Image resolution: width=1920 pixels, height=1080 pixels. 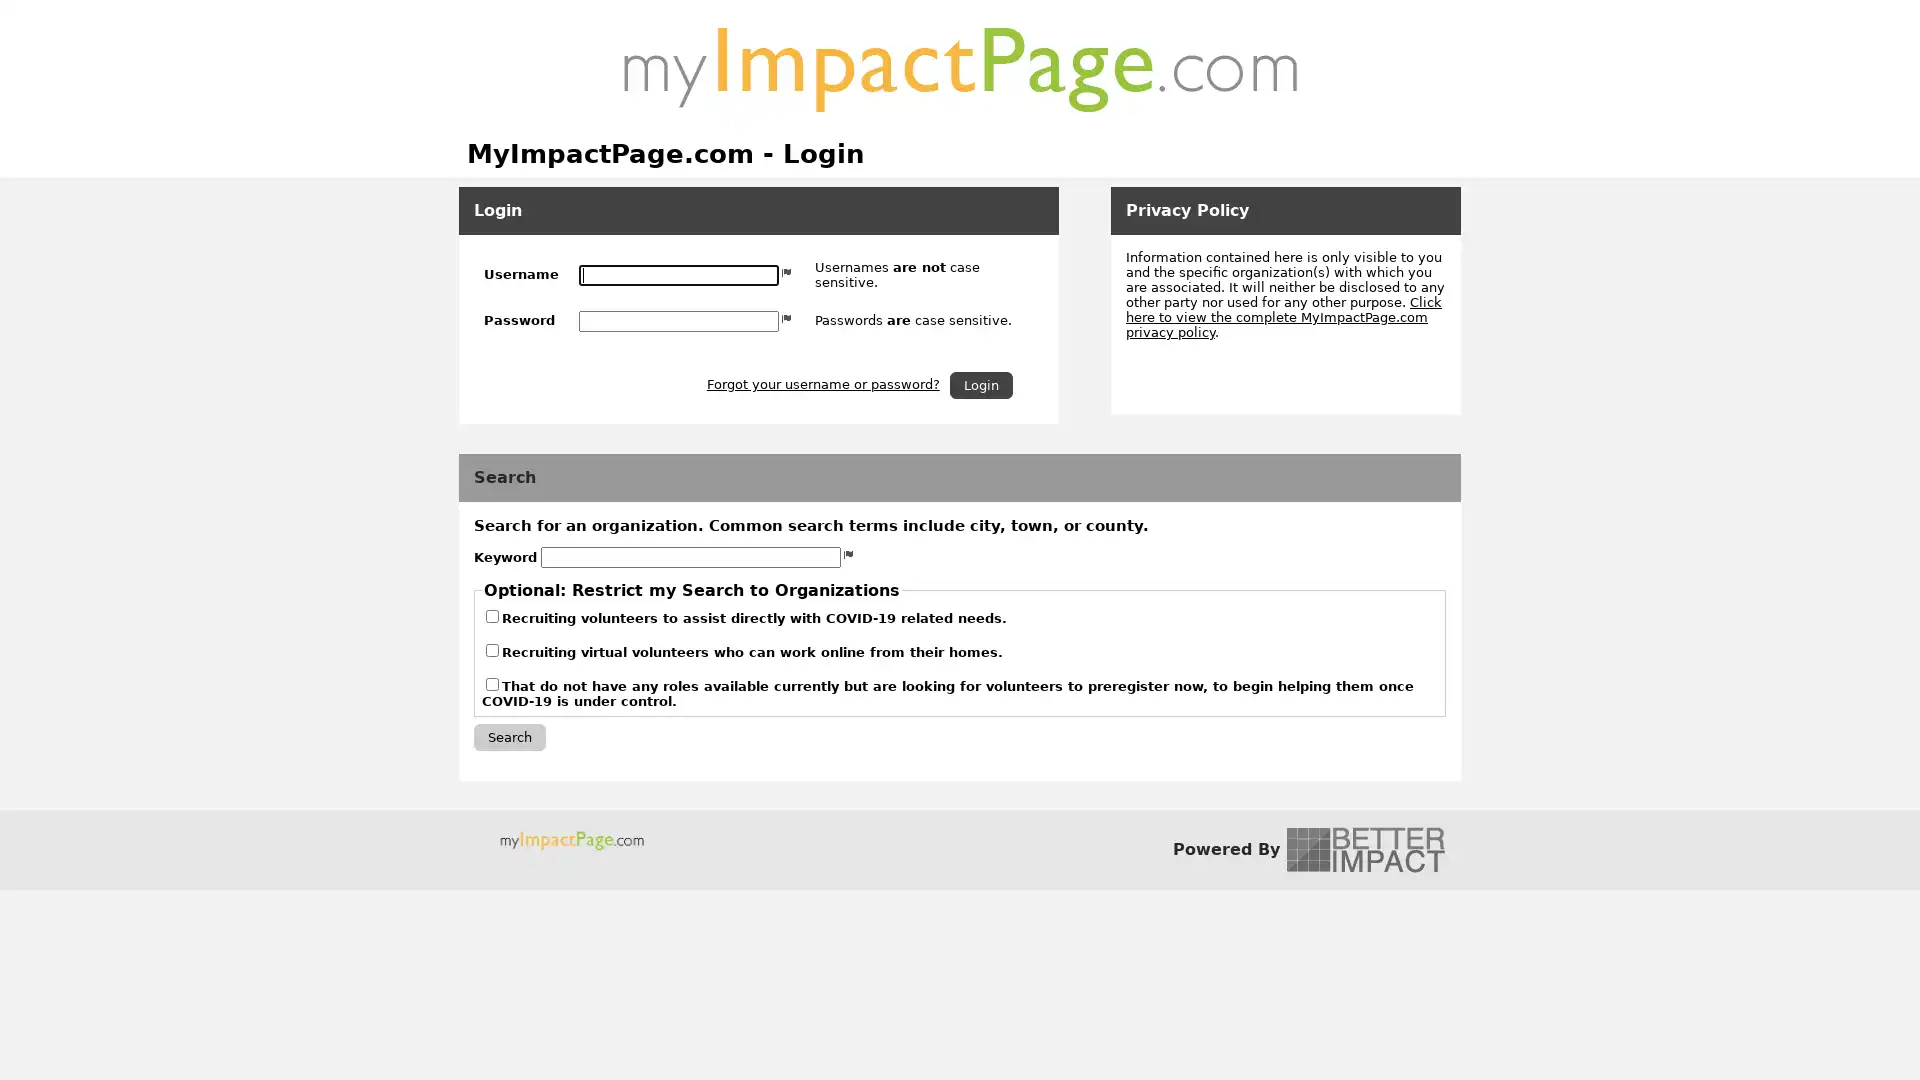 What do you see at coordinates (509, 736) in the screenshot?
I see `Search` at bounding box center [509, 736].